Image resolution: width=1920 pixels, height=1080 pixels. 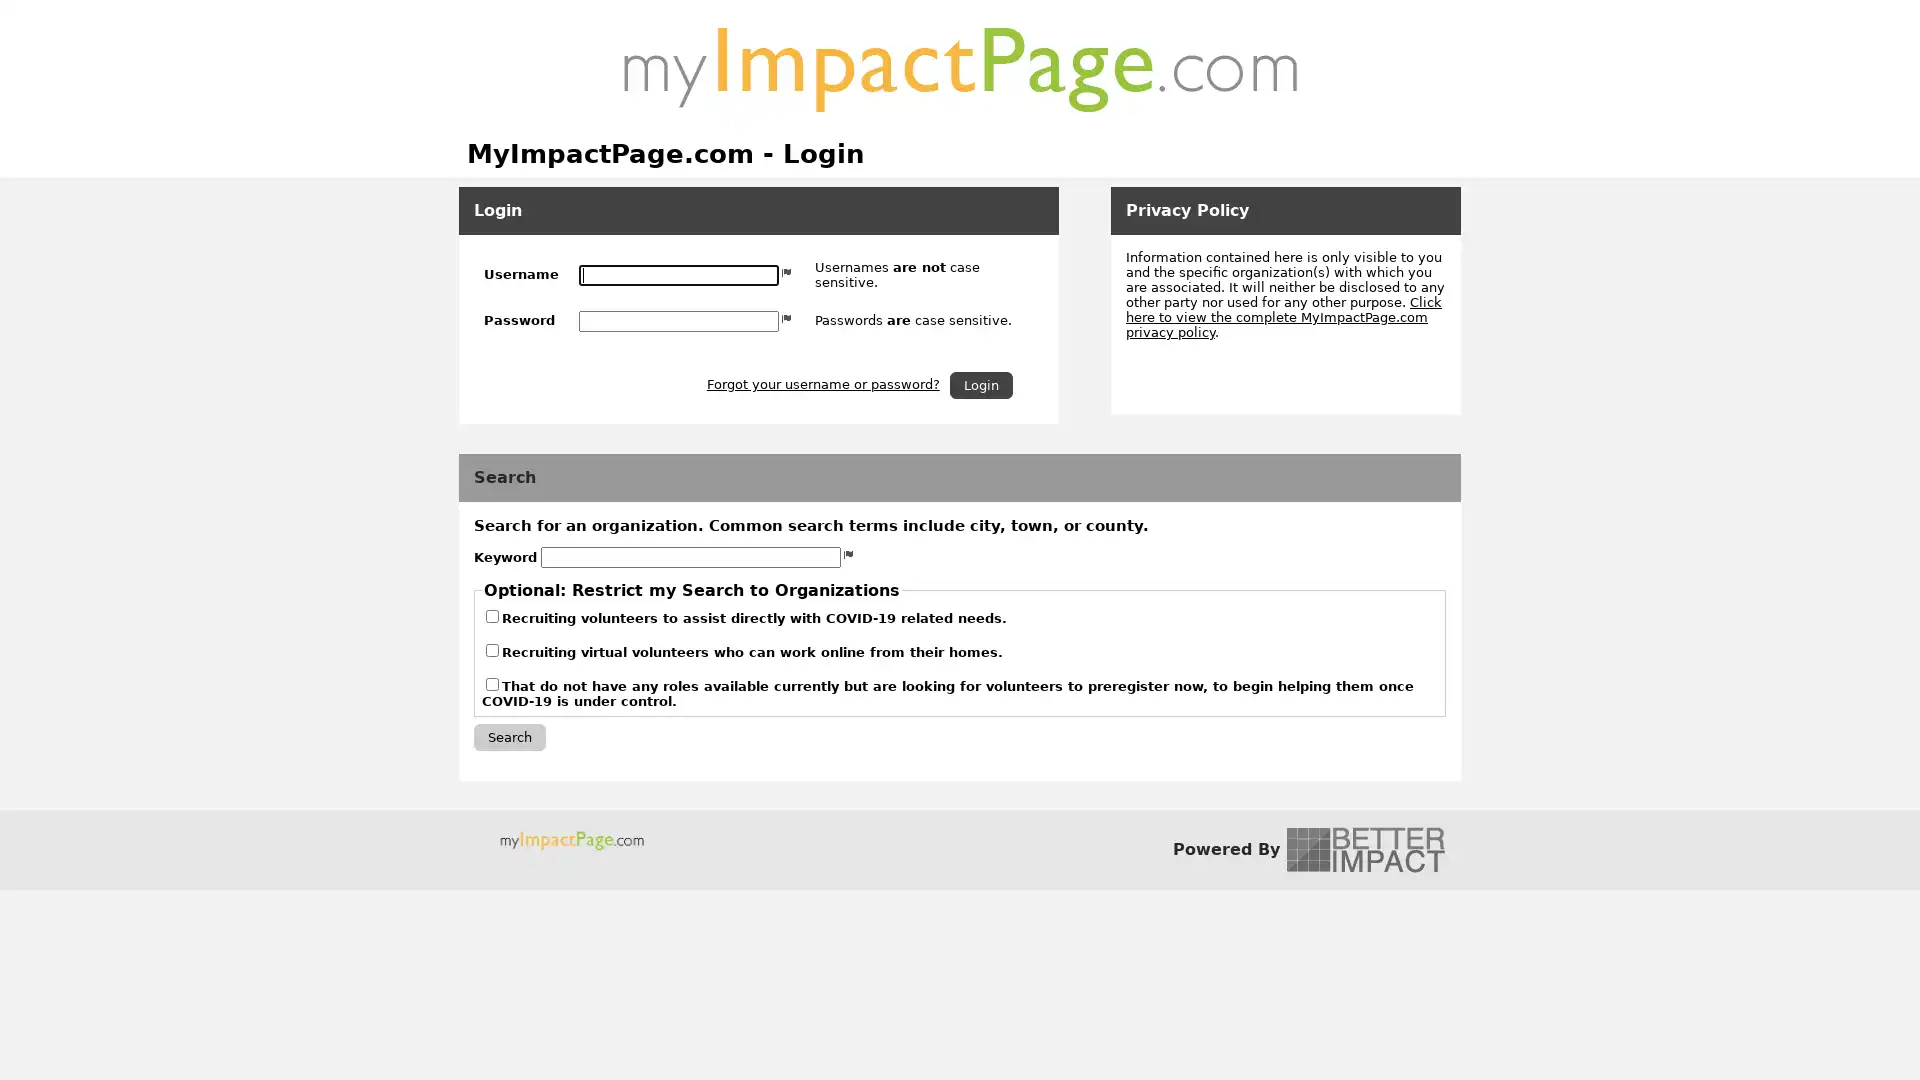 What do you see at coordinates (509, 736) in the screenshot?
I see `Search` at bounding box center [509, 736].